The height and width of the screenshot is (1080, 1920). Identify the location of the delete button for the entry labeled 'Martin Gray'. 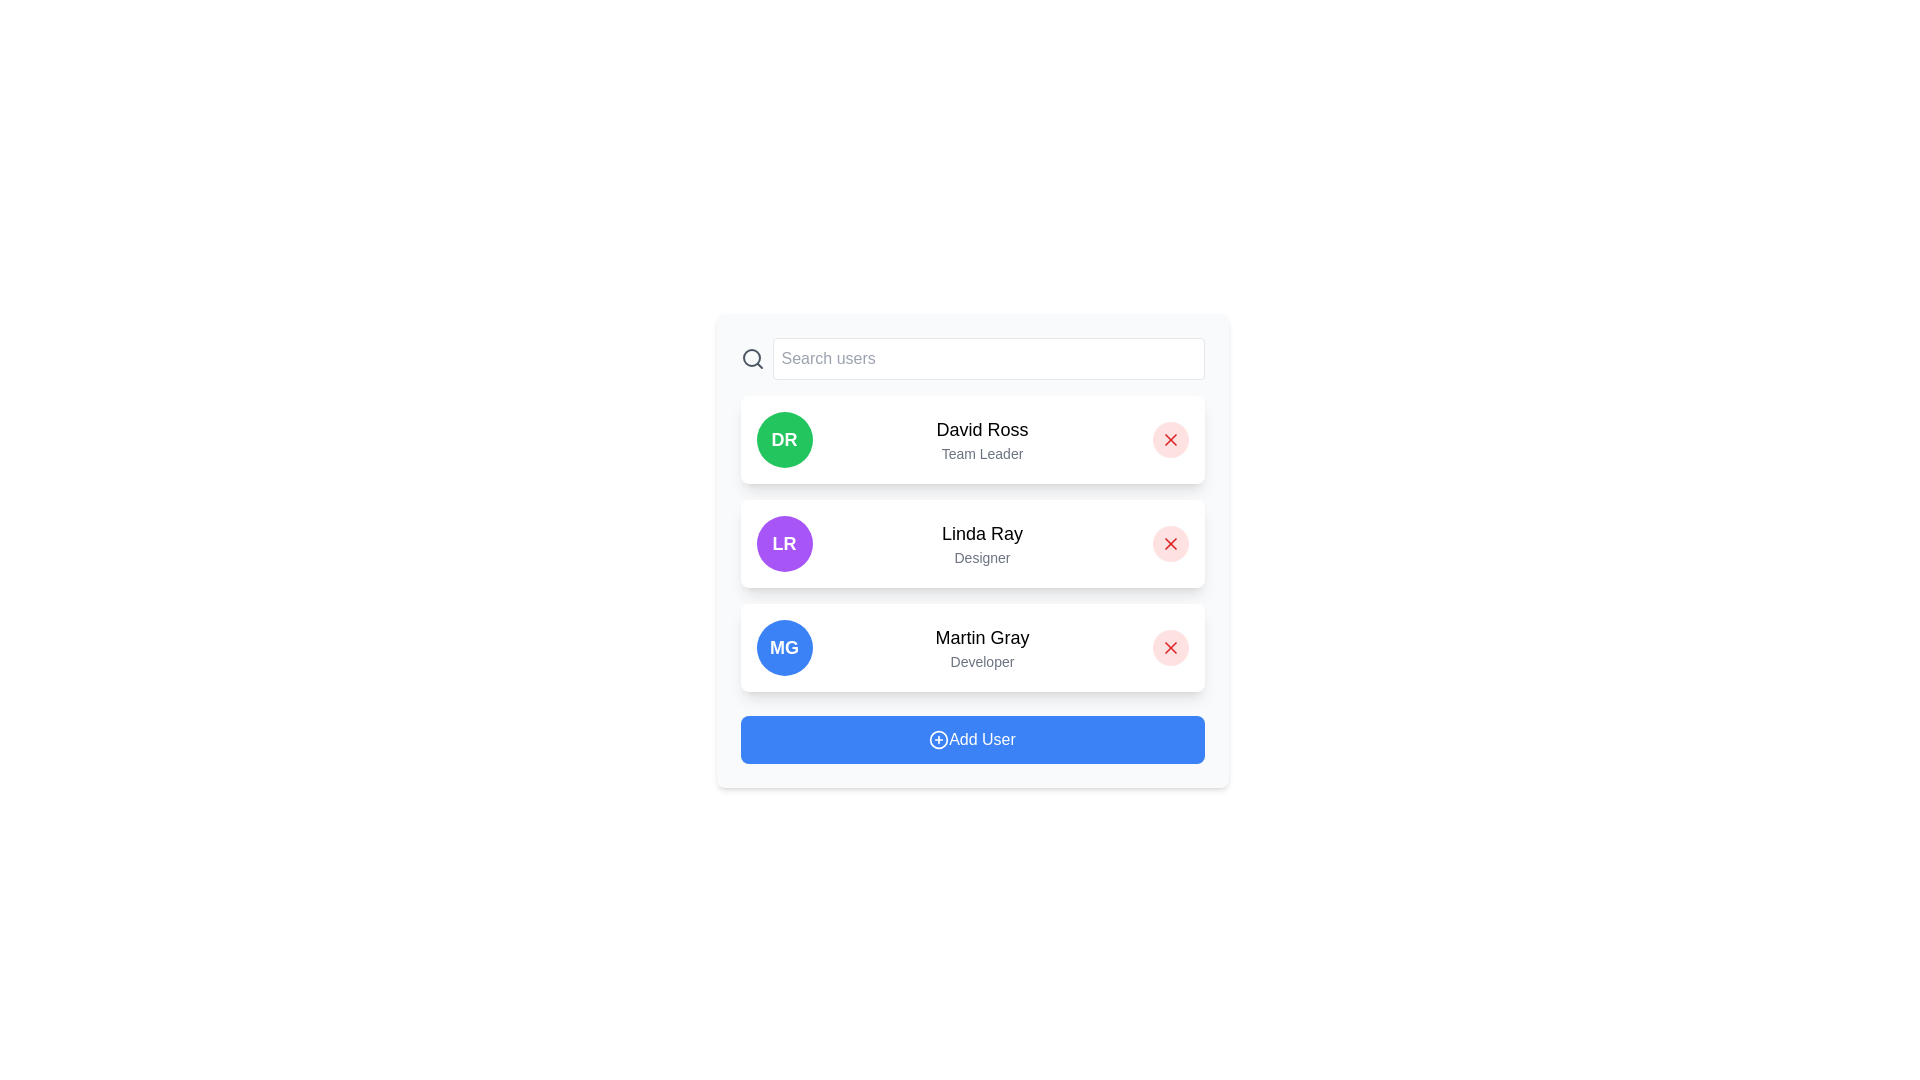
(1170, 648).